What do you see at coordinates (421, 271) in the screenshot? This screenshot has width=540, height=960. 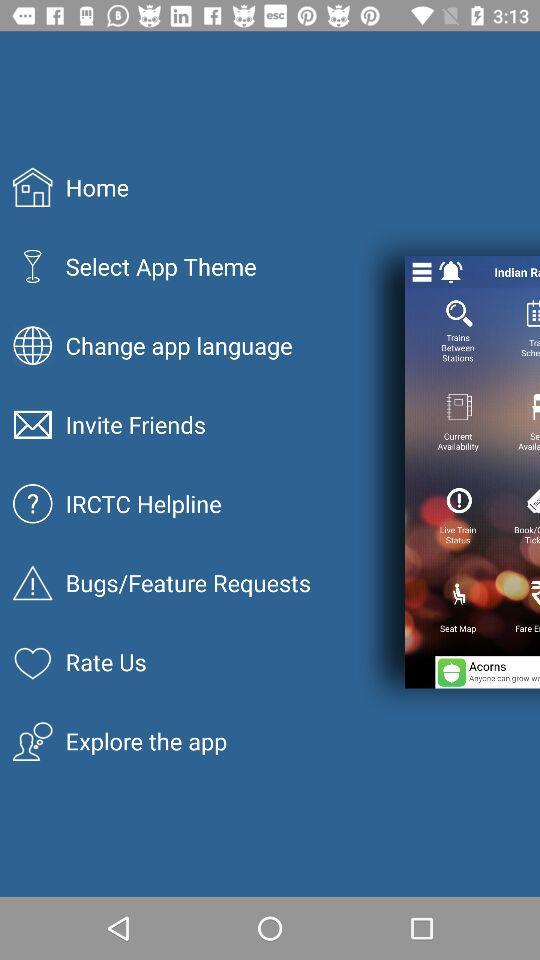 I see `the menu icon` at bounding box center [421, 271].